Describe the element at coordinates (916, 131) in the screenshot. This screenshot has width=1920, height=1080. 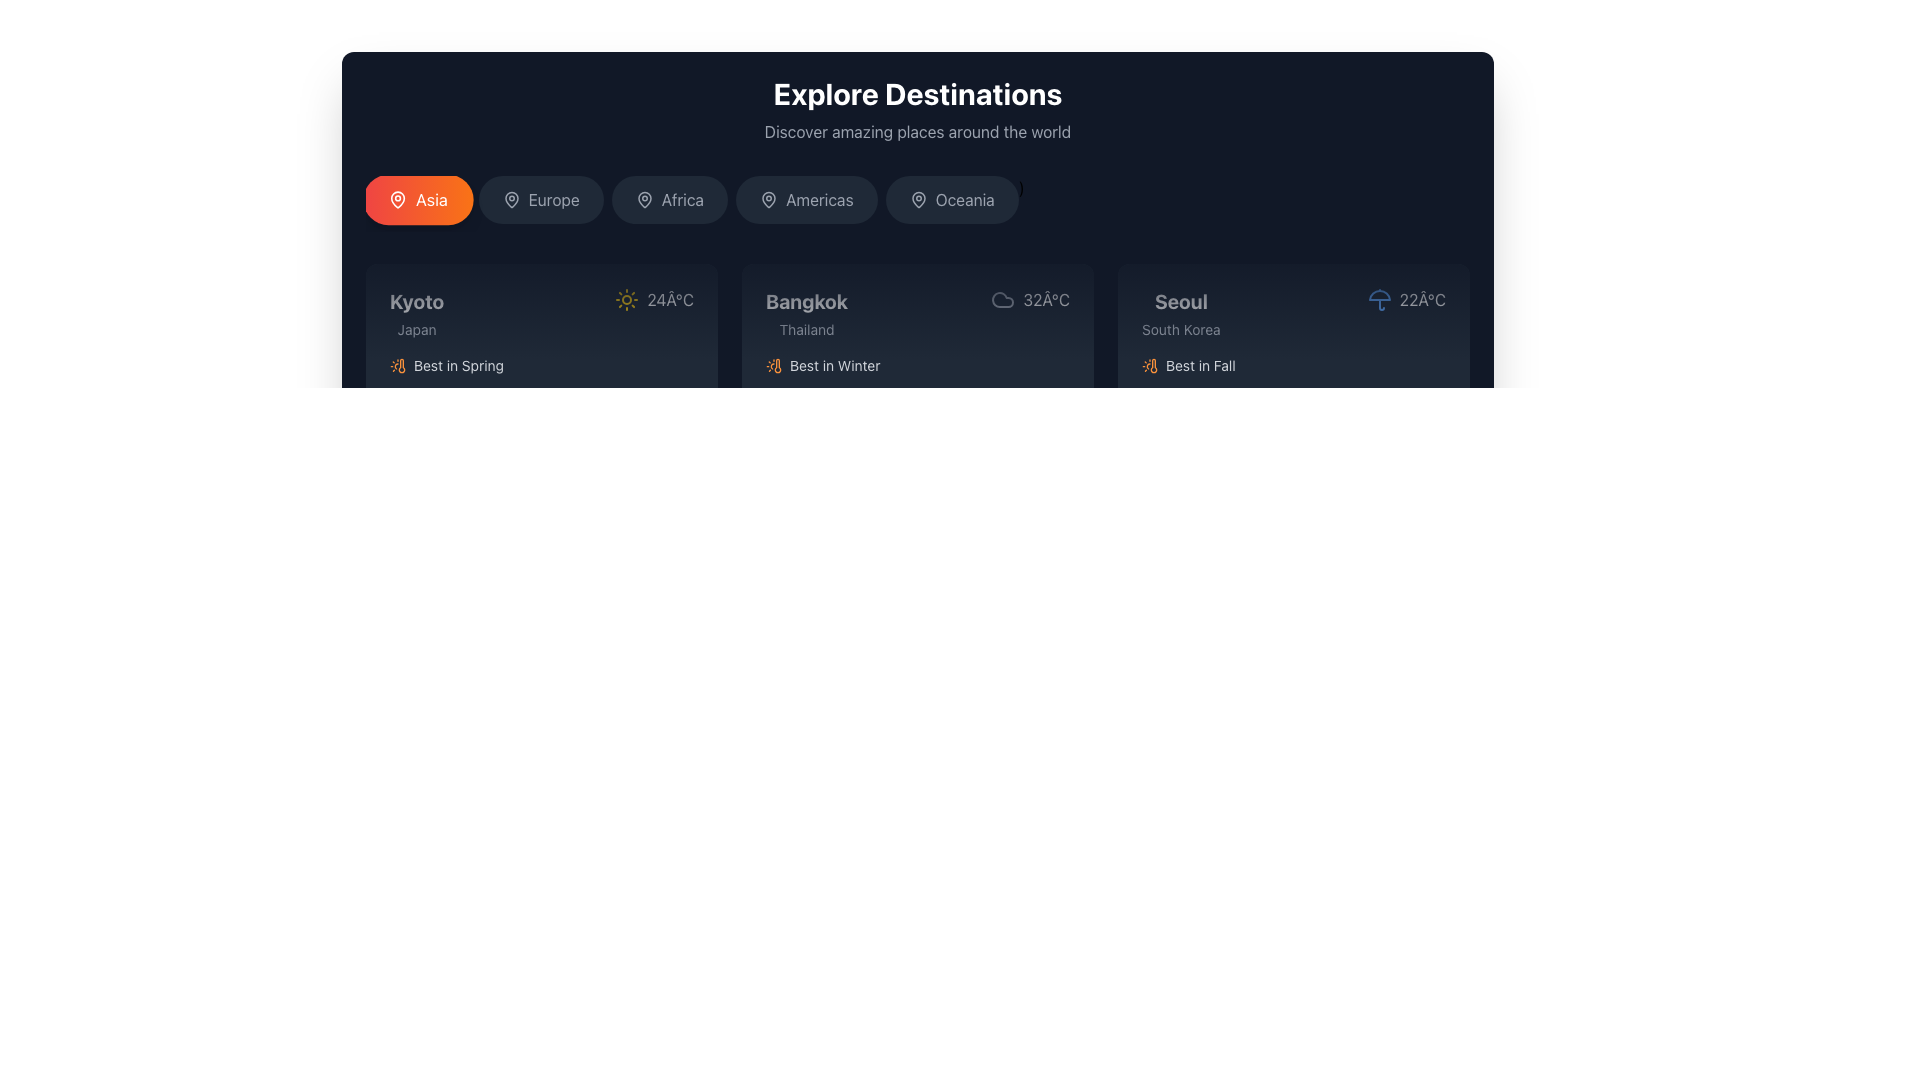
I see `the text element displaying 'Discover amazing places around the world', which is styled in a muted gray color and positioned below the title 'Explore Destinations'` at that location.